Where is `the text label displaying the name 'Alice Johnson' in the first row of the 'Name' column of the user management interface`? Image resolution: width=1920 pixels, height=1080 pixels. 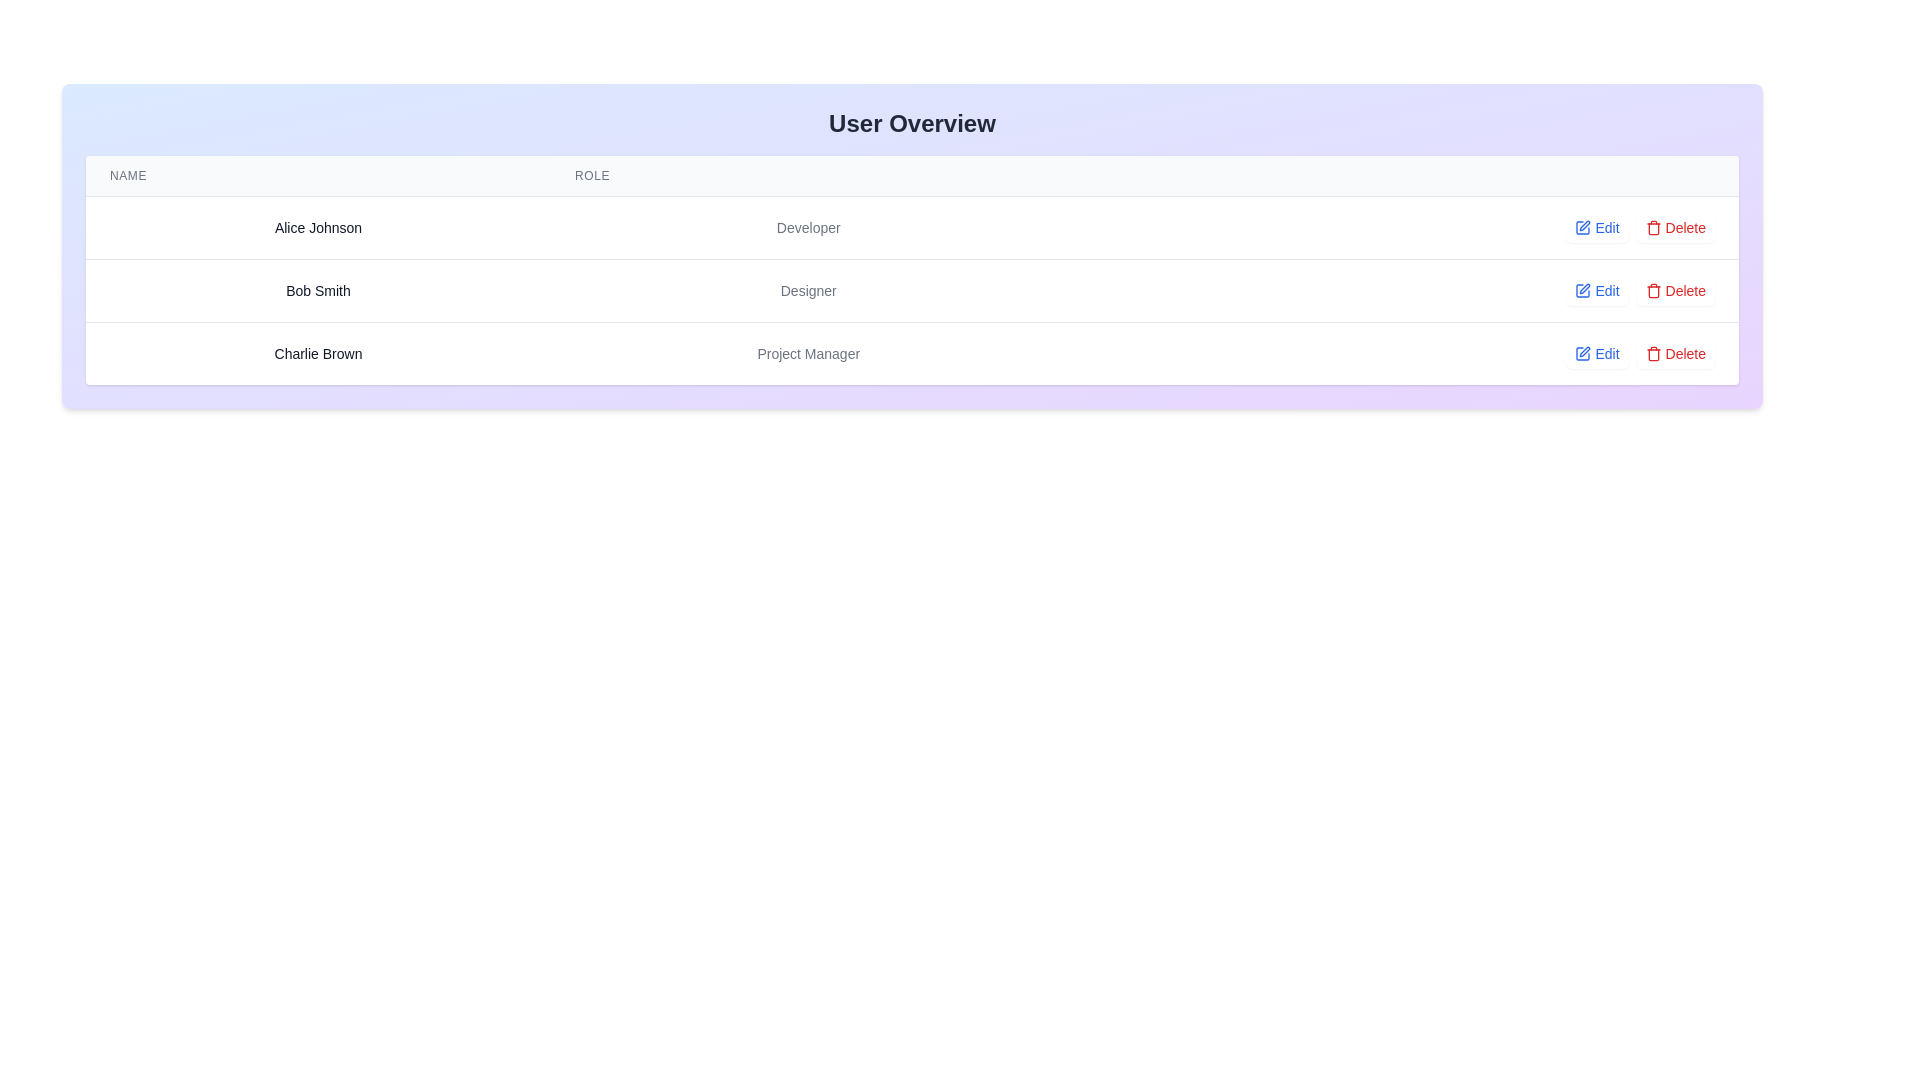 the text label displaying the name 'Alice Johnson' in the first row of the 'Name' column of the user management interface is located at coordinates (317, 226).